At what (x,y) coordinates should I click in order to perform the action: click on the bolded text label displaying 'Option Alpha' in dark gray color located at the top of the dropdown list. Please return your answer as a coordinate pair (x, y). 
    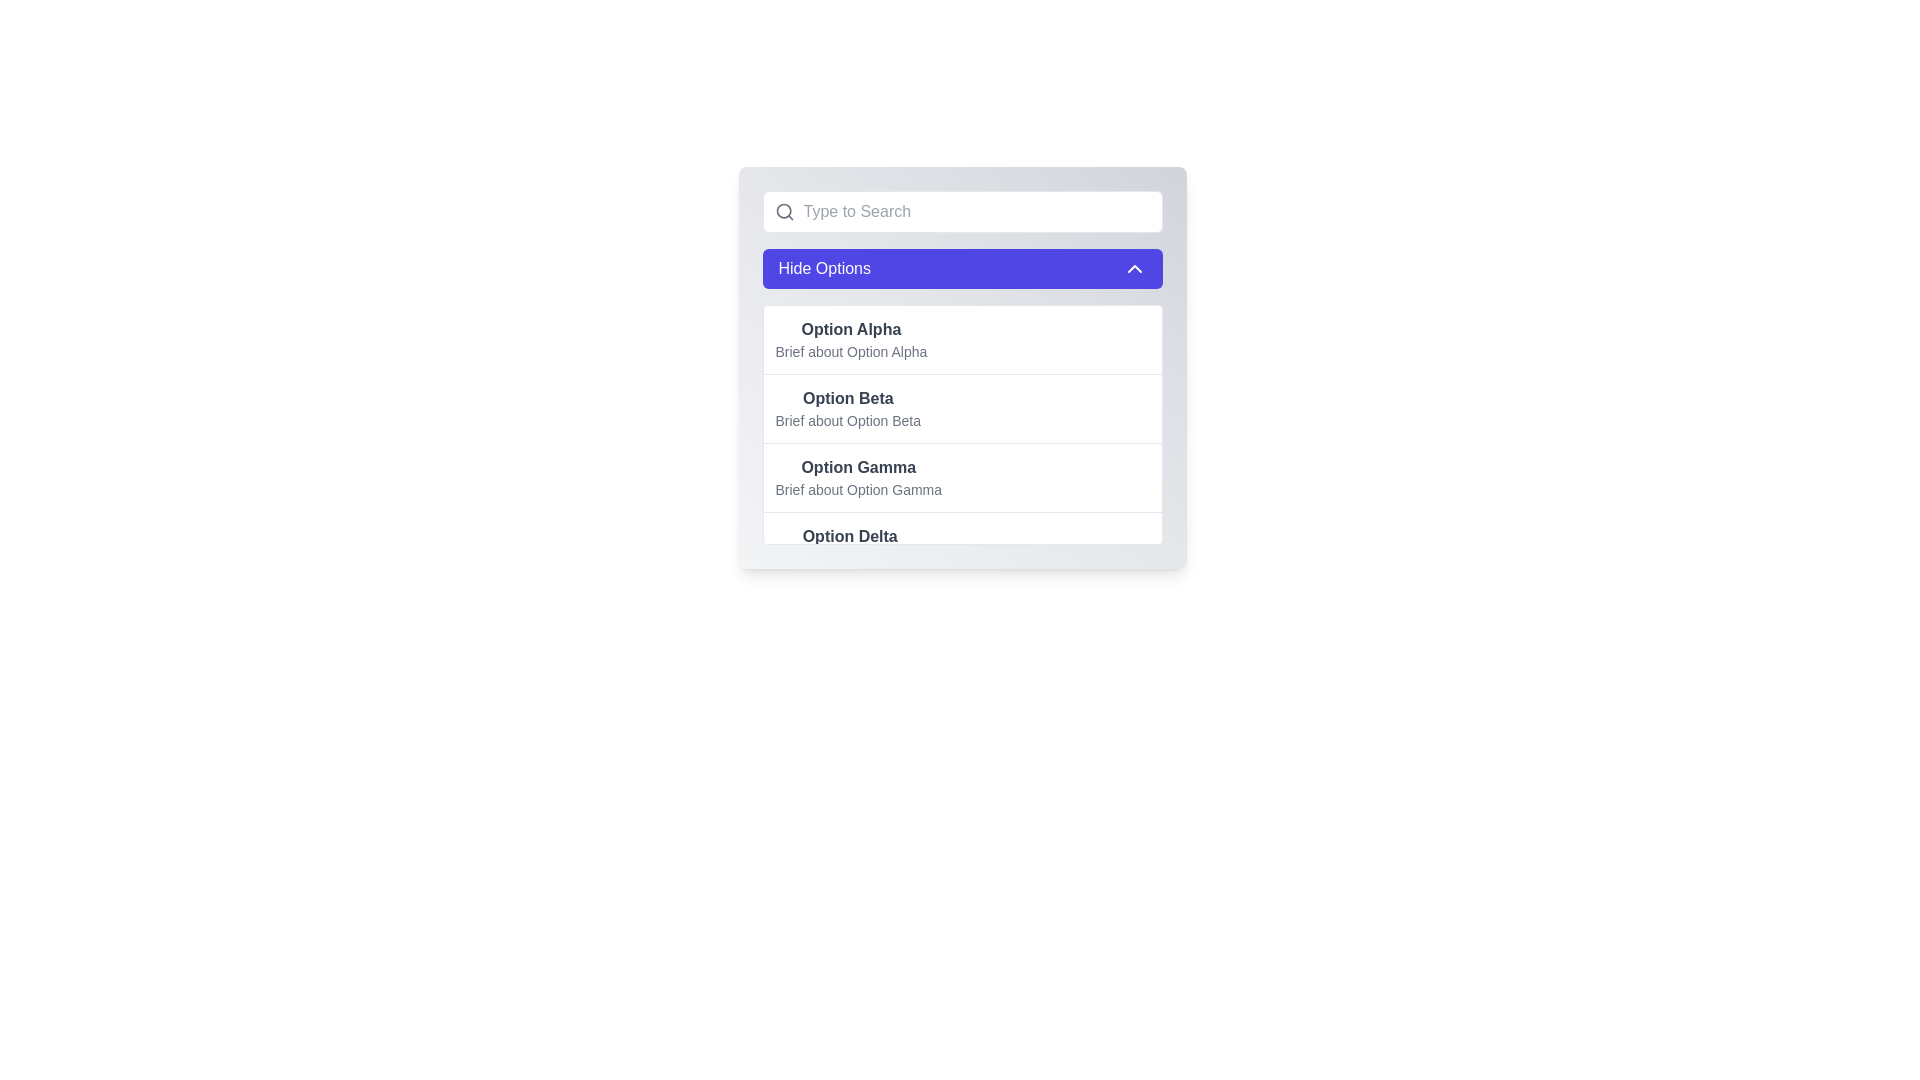
    Looking at the image, I should click on (851, 329).